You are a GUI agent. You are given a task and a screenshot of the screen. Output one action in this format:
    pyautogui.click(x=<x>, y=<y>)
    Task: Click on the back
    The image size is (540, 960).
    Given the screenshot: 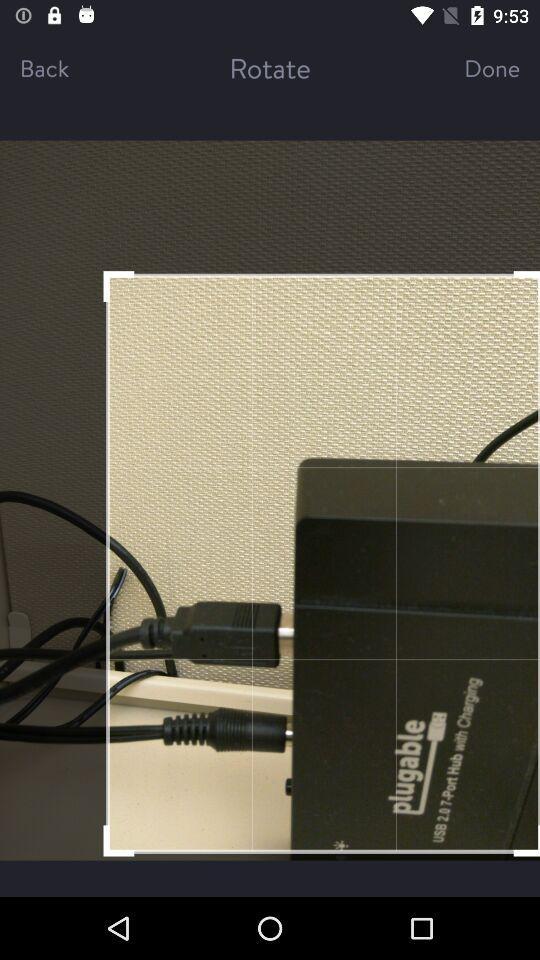 What is the action you would take?
    pyautogui.click(x=65, y=67)
    